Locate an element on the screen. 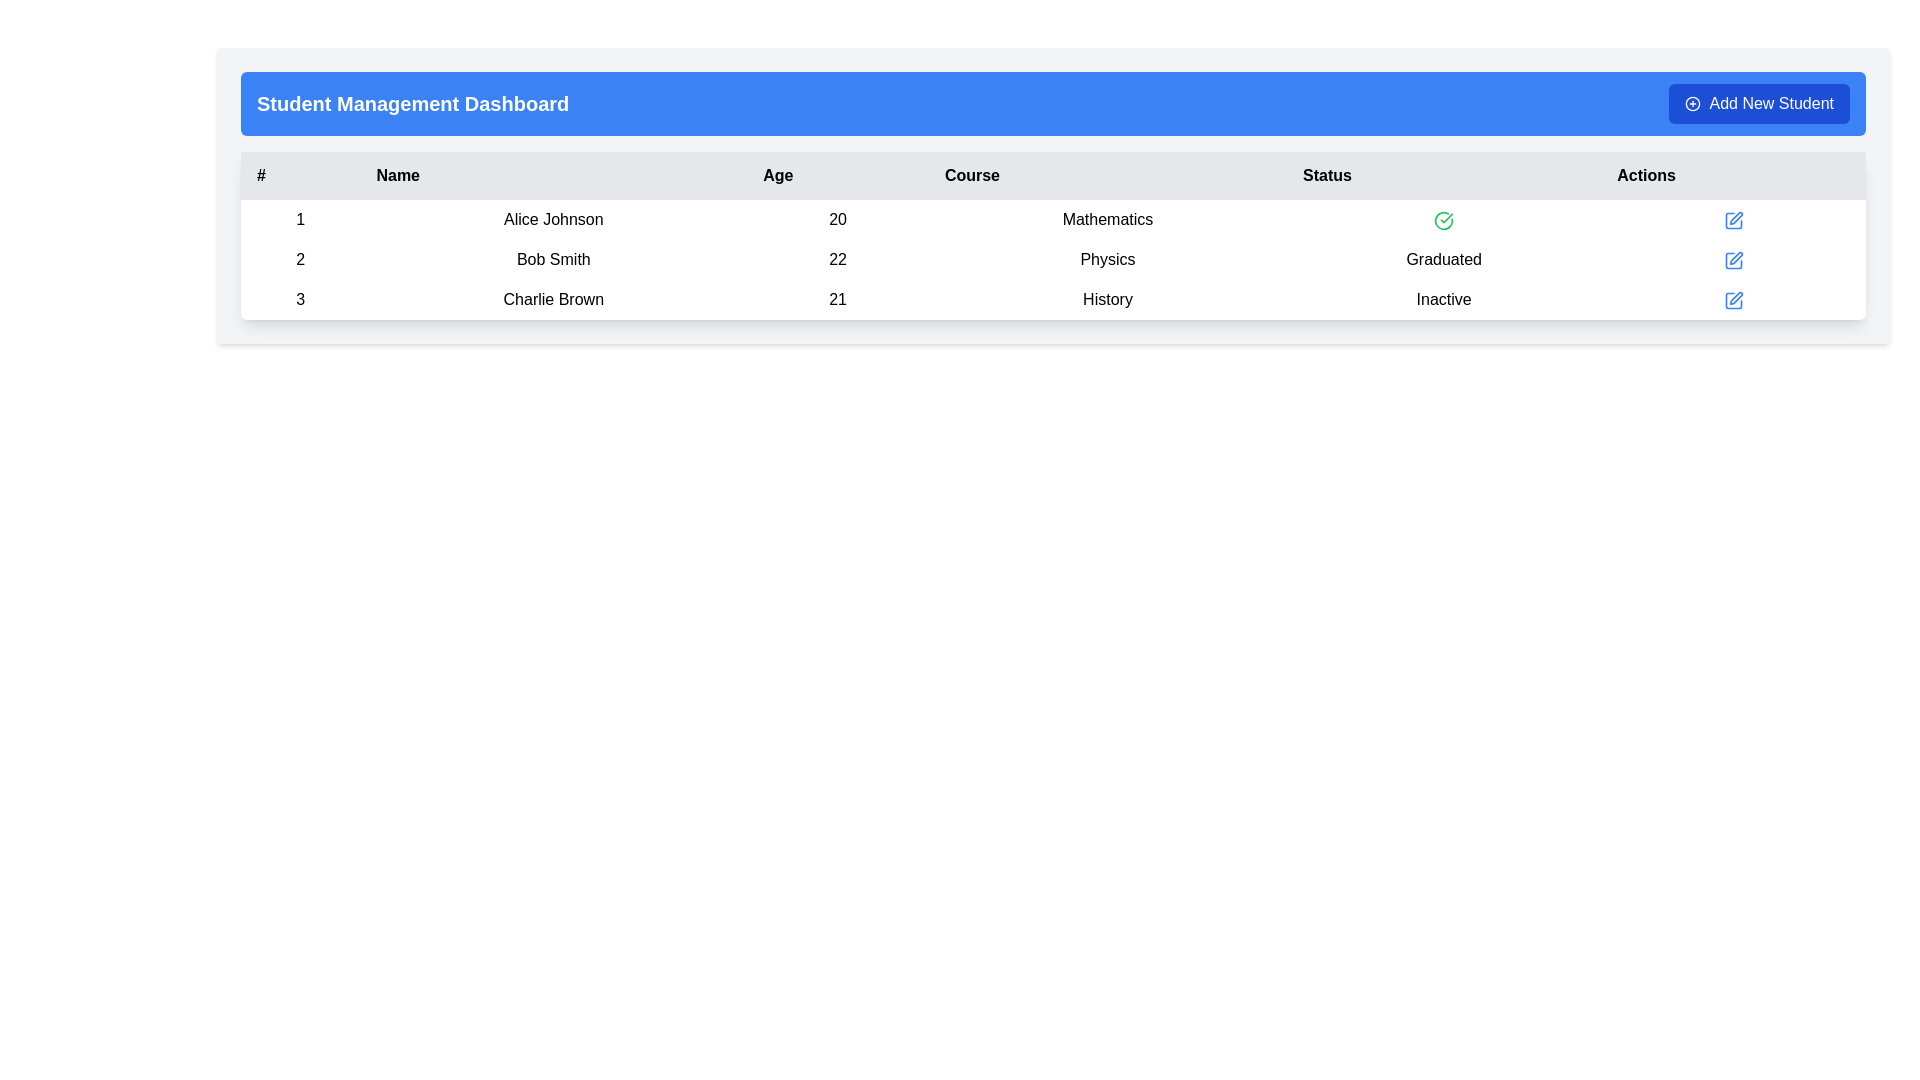 This screenshot has height=1080, width=1920. the icon representing data editing in the 'Actions' column of the last row in the student information table is located at coordinates (1732, 300).